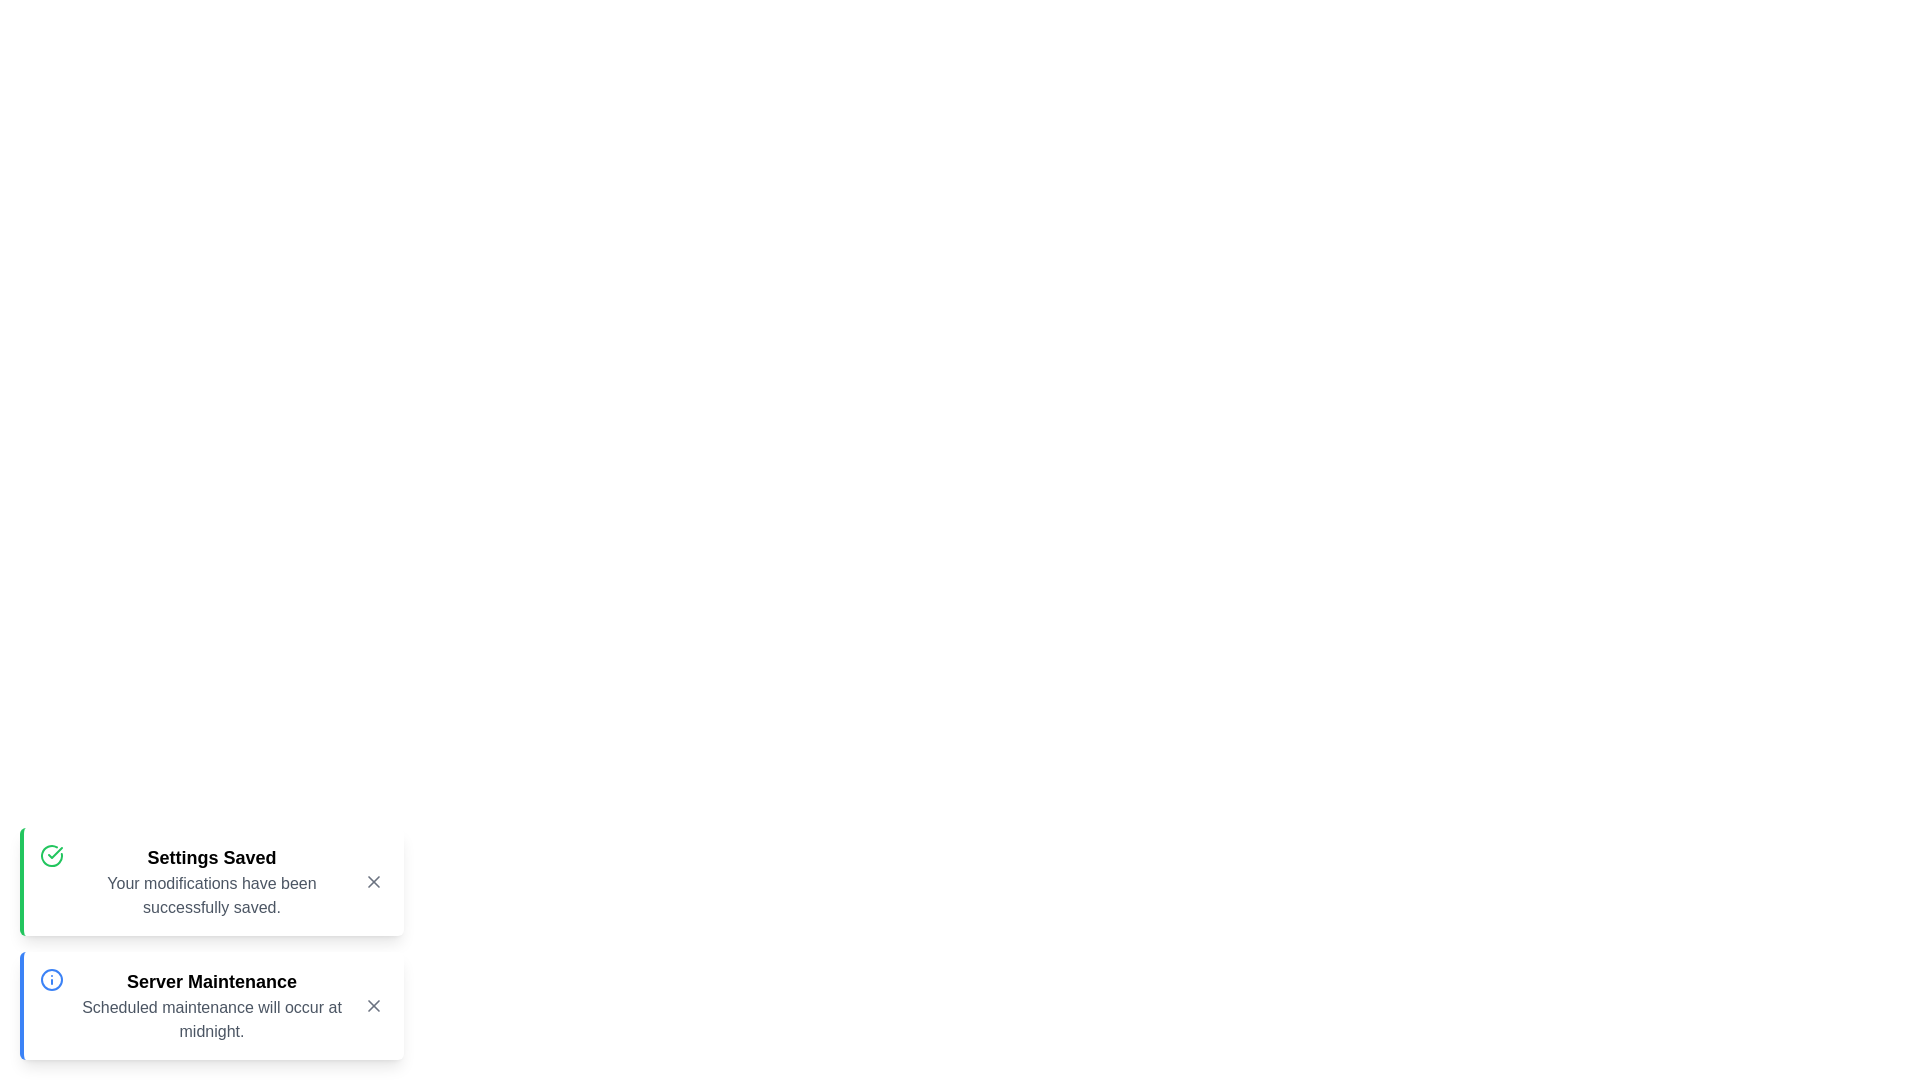 The width and height of the screenshot is (1920, 1080). I want to click on the close button of the snackbar notification with title 'Server Maintenance', so click(374, 1006).